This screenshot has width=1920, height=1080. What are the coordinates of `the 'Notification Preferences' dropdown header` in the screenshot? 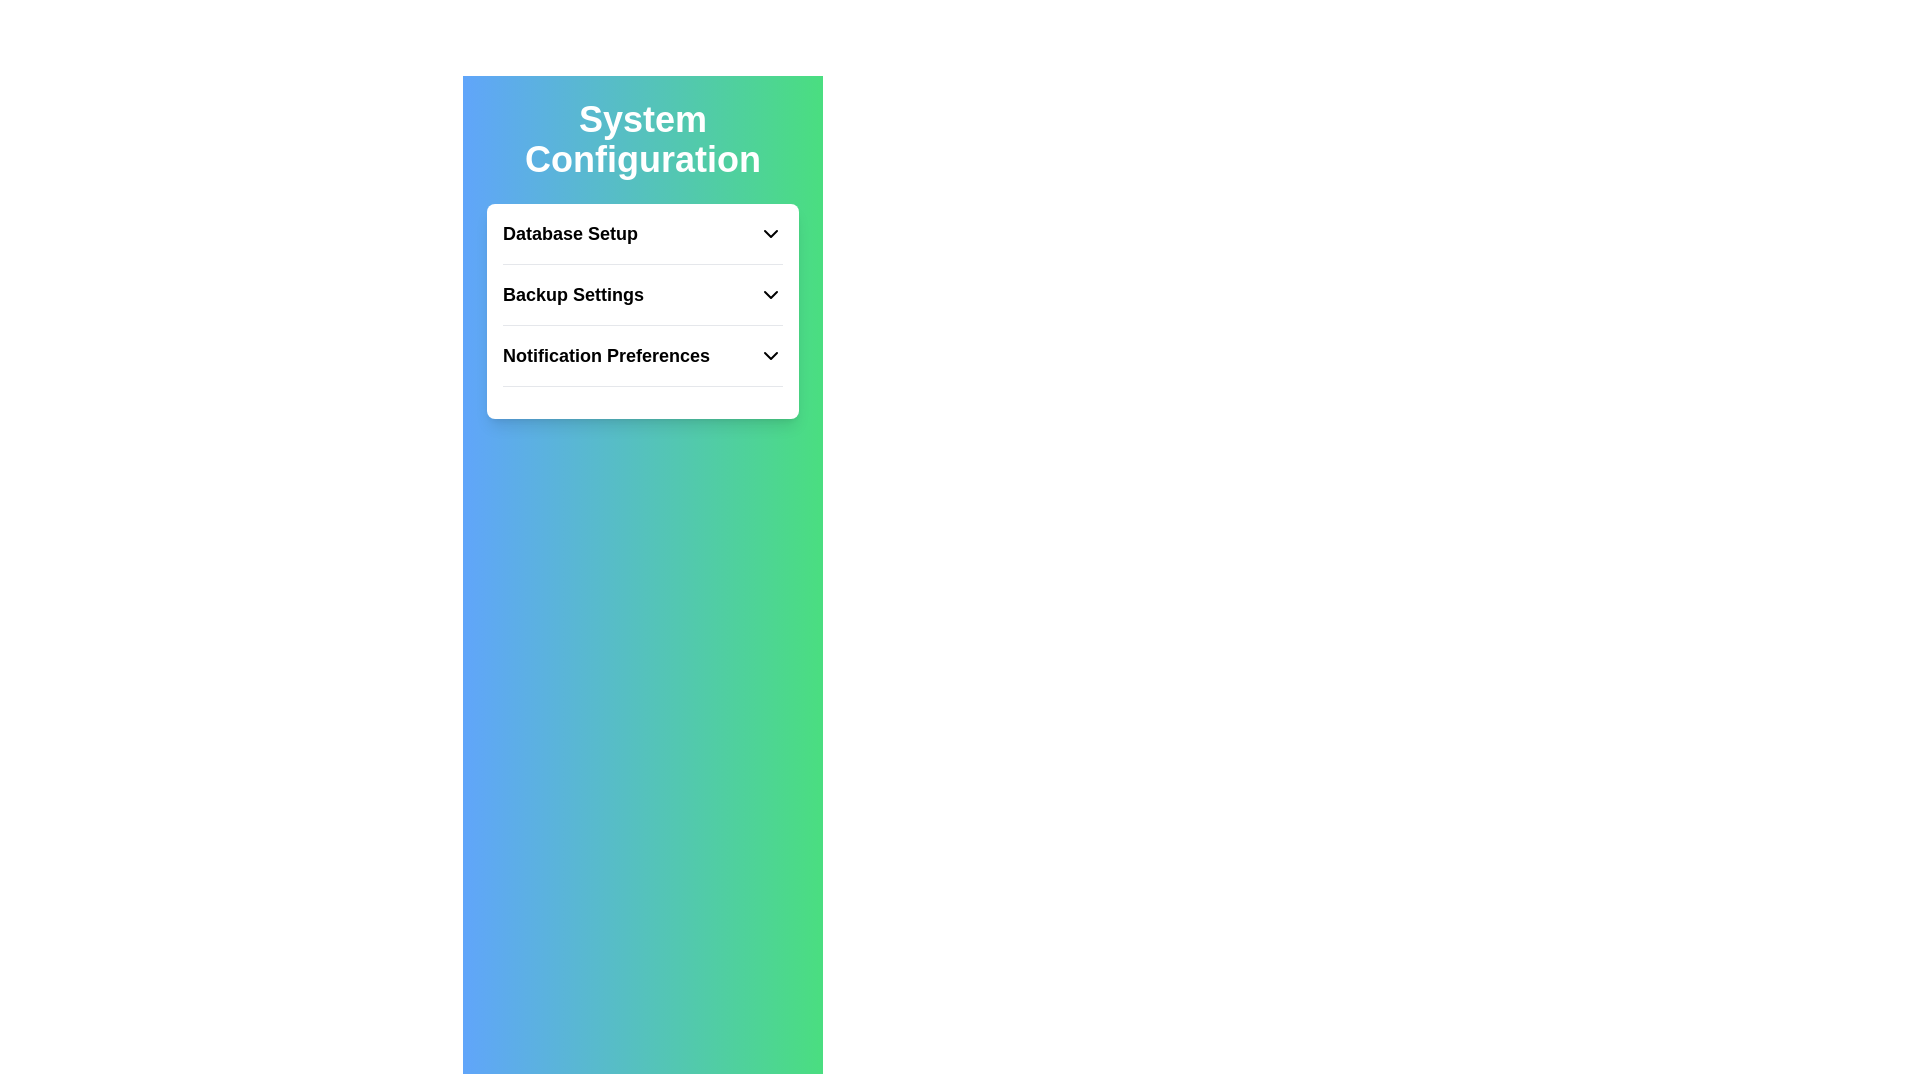 It's located at (643, 364).